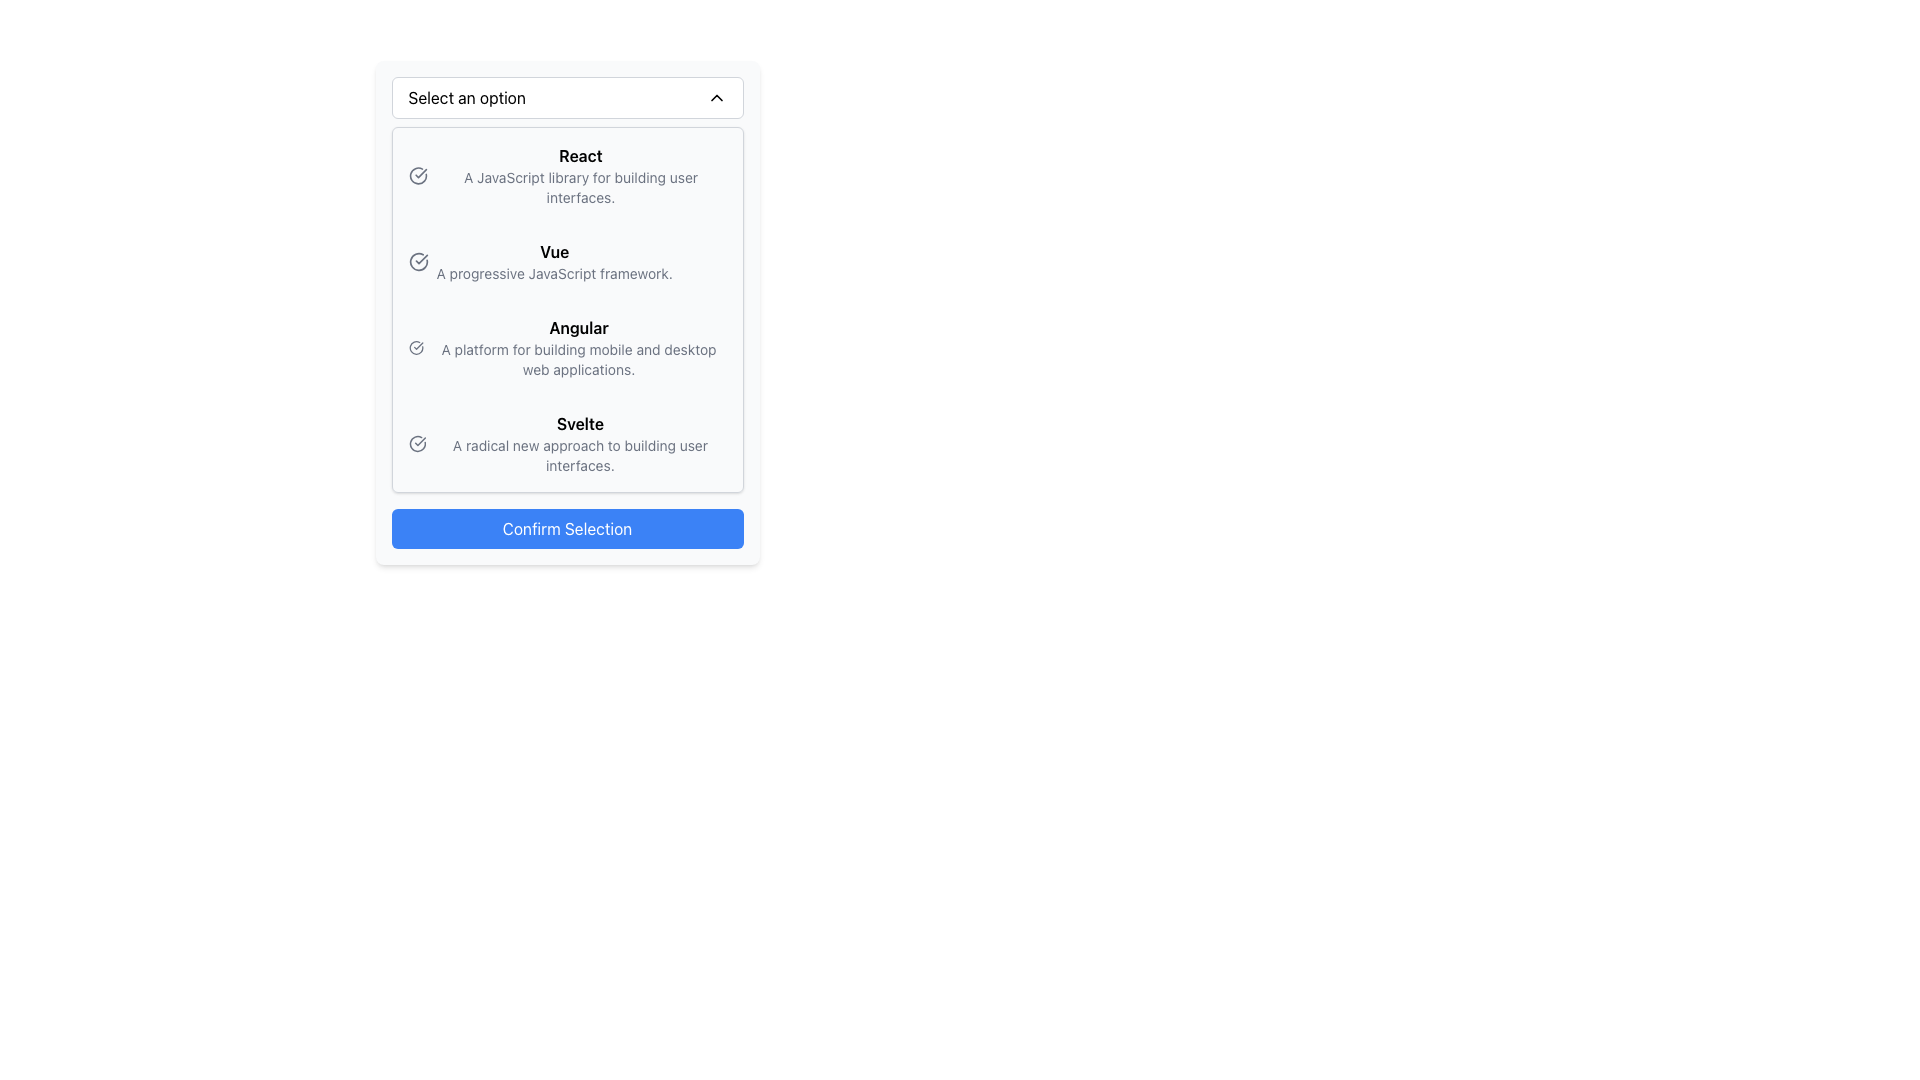 The width and height of the screenshot is (1920, 1080). What do you see at coordinates (579, 154) in the screenshot?
I see `the bolded text label displaying the word 'React' located at the top of a list item within the dropdown menu, just beneath the 'Select an option' selector` at bounding box center [579, 154].